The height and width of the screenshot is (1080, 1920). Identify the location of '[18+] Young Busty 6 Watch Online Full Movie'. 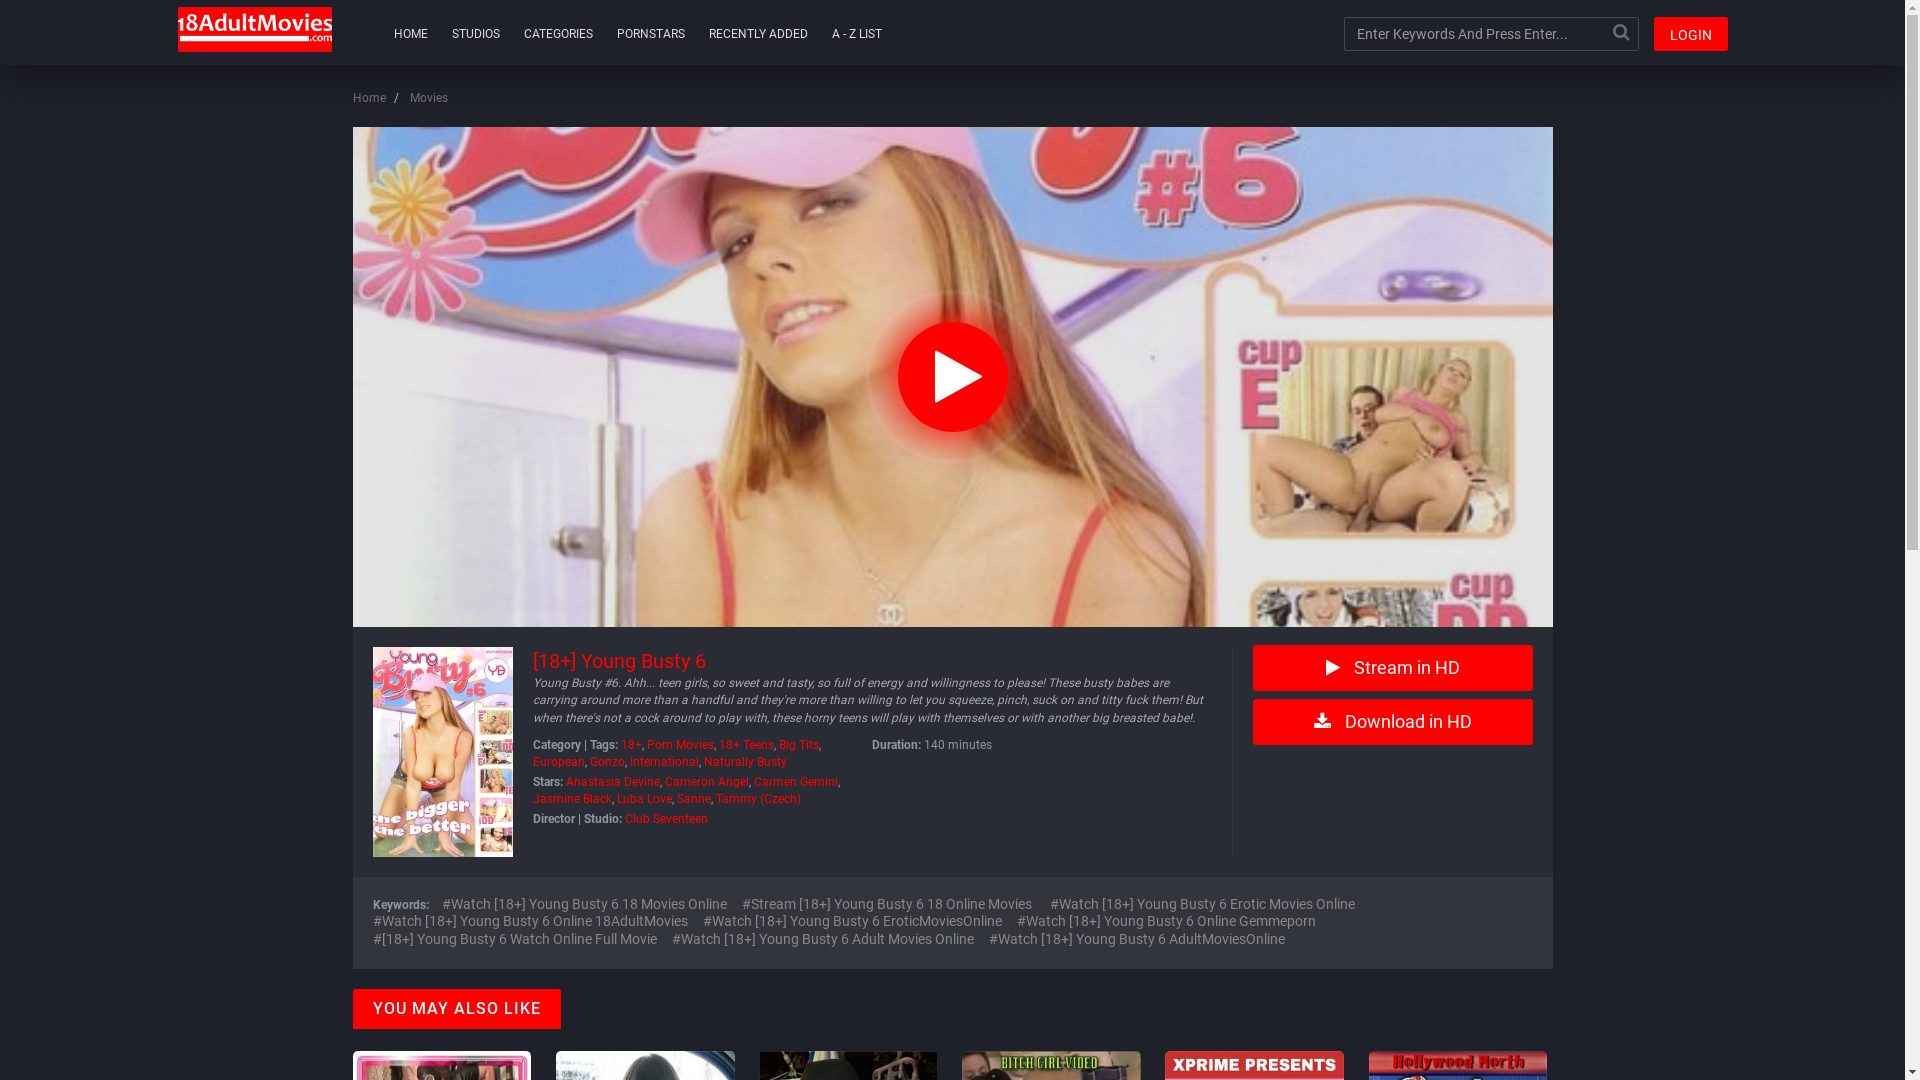
(372, 940).